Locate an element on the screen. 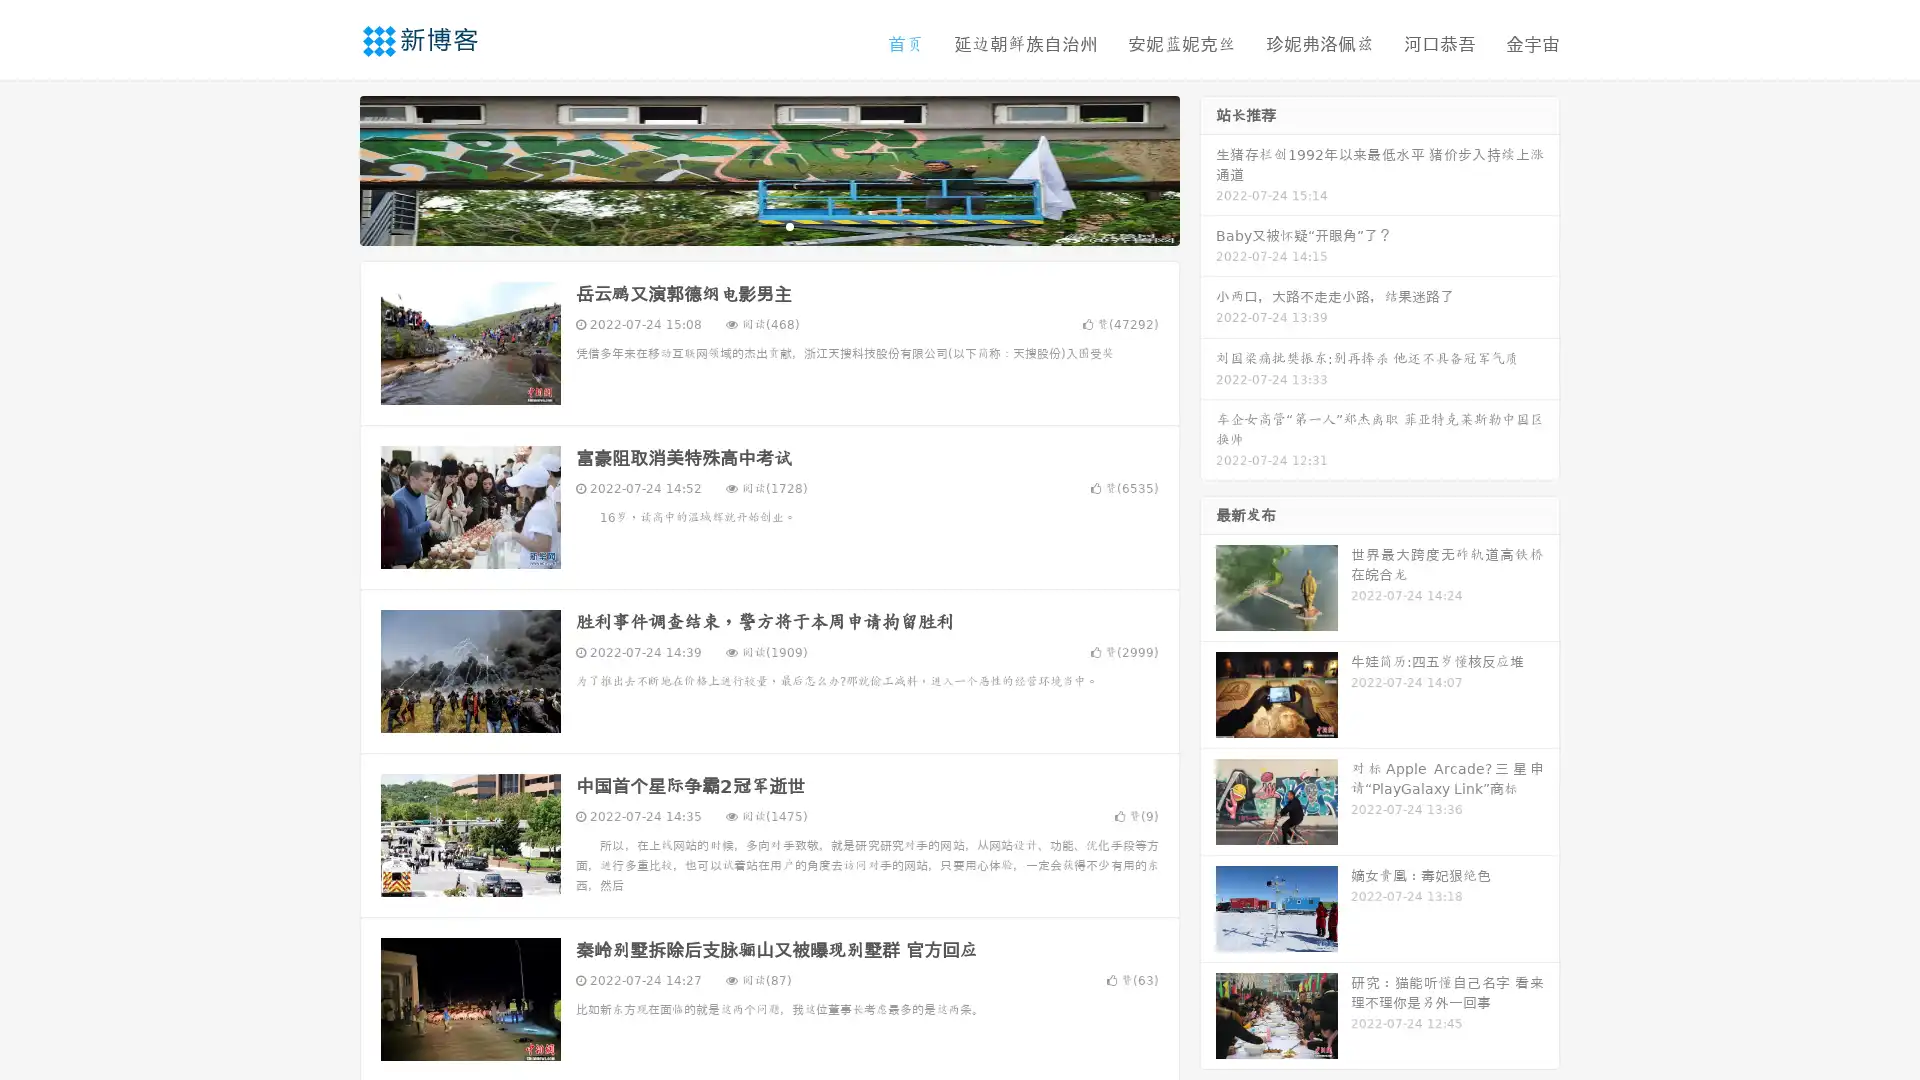  Next slide is located at coordinates (1208, 168).